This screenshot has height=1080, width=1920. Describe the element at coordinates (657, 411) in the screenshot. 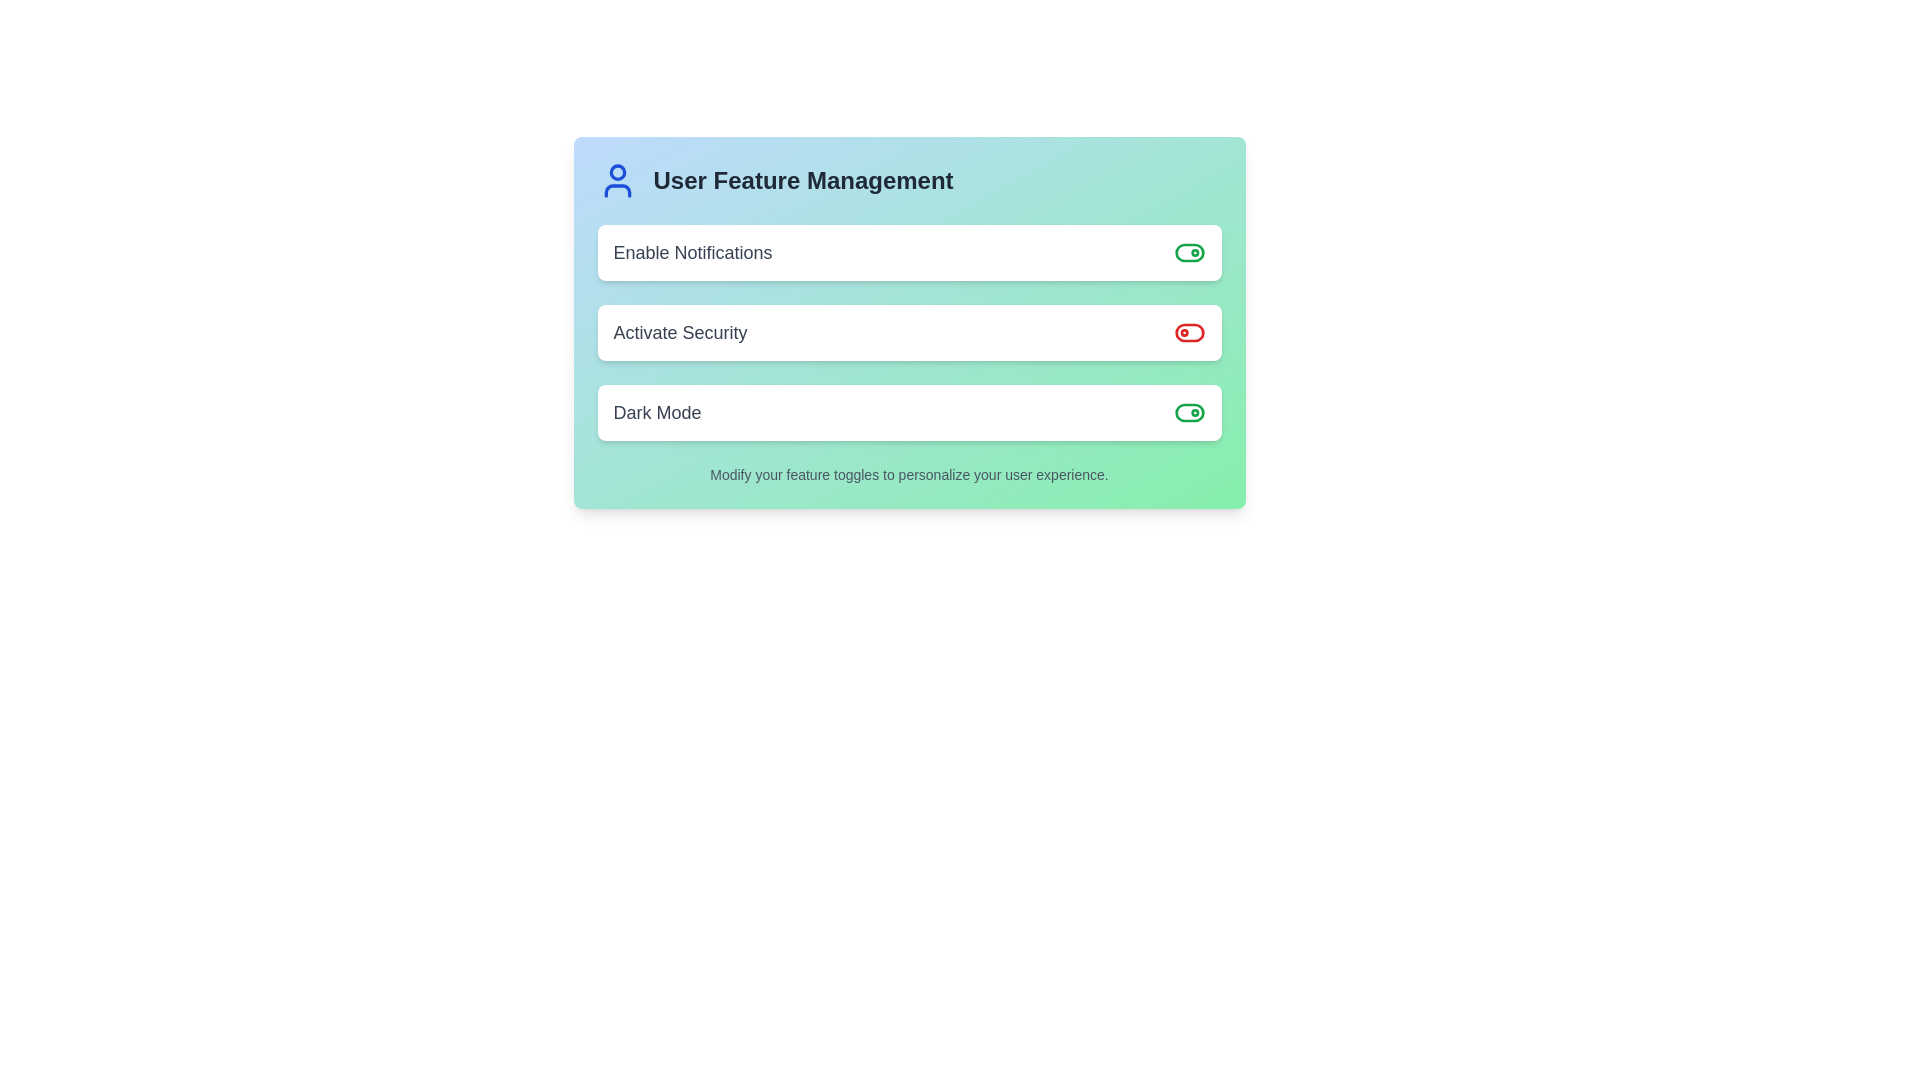

I see `the 'Dark Mode' text label, which is a medium-sized, gray-colored font located in the middle-left section of the light-themed settings menu` at that location.